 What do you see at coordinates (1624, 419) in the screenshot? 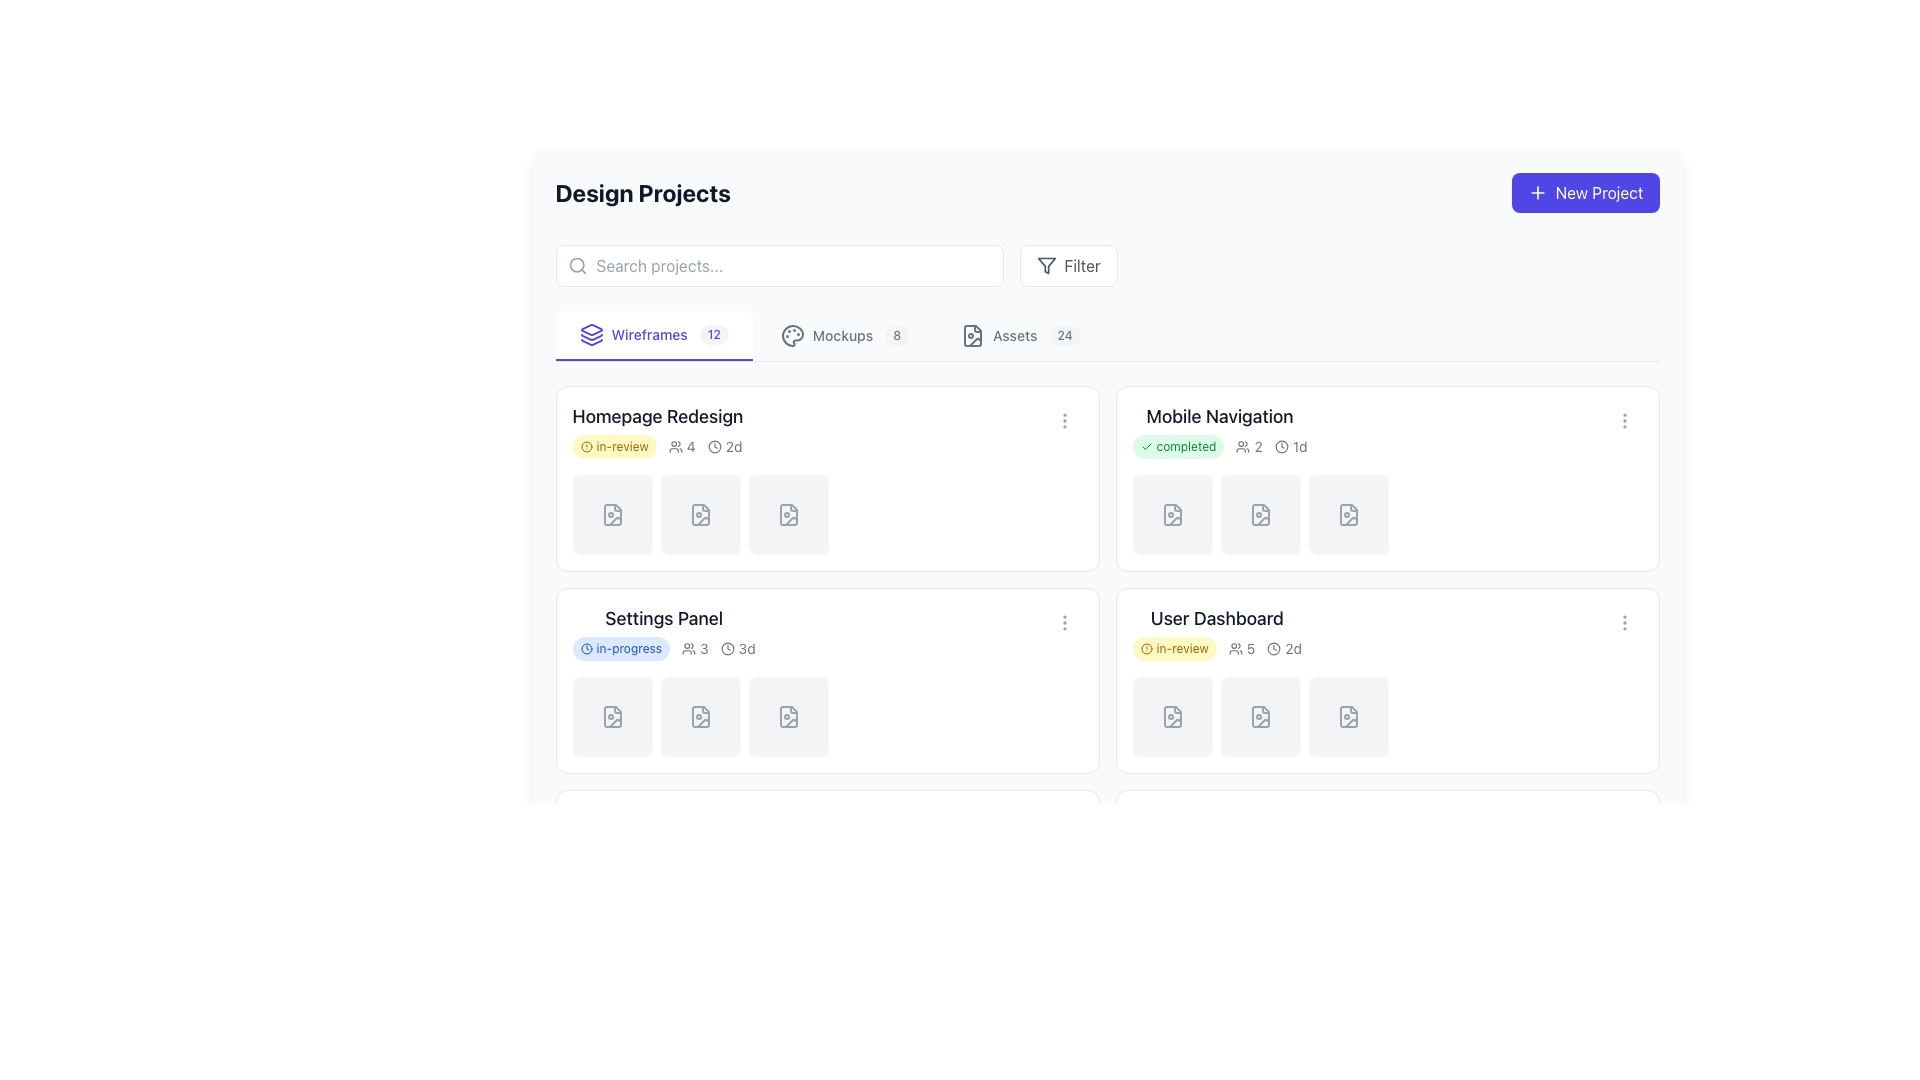
I see `the ellipsis vertical menu button located in the top-right corner of the 'Mobile Navigation' card` at bounding box center [1624, 419].